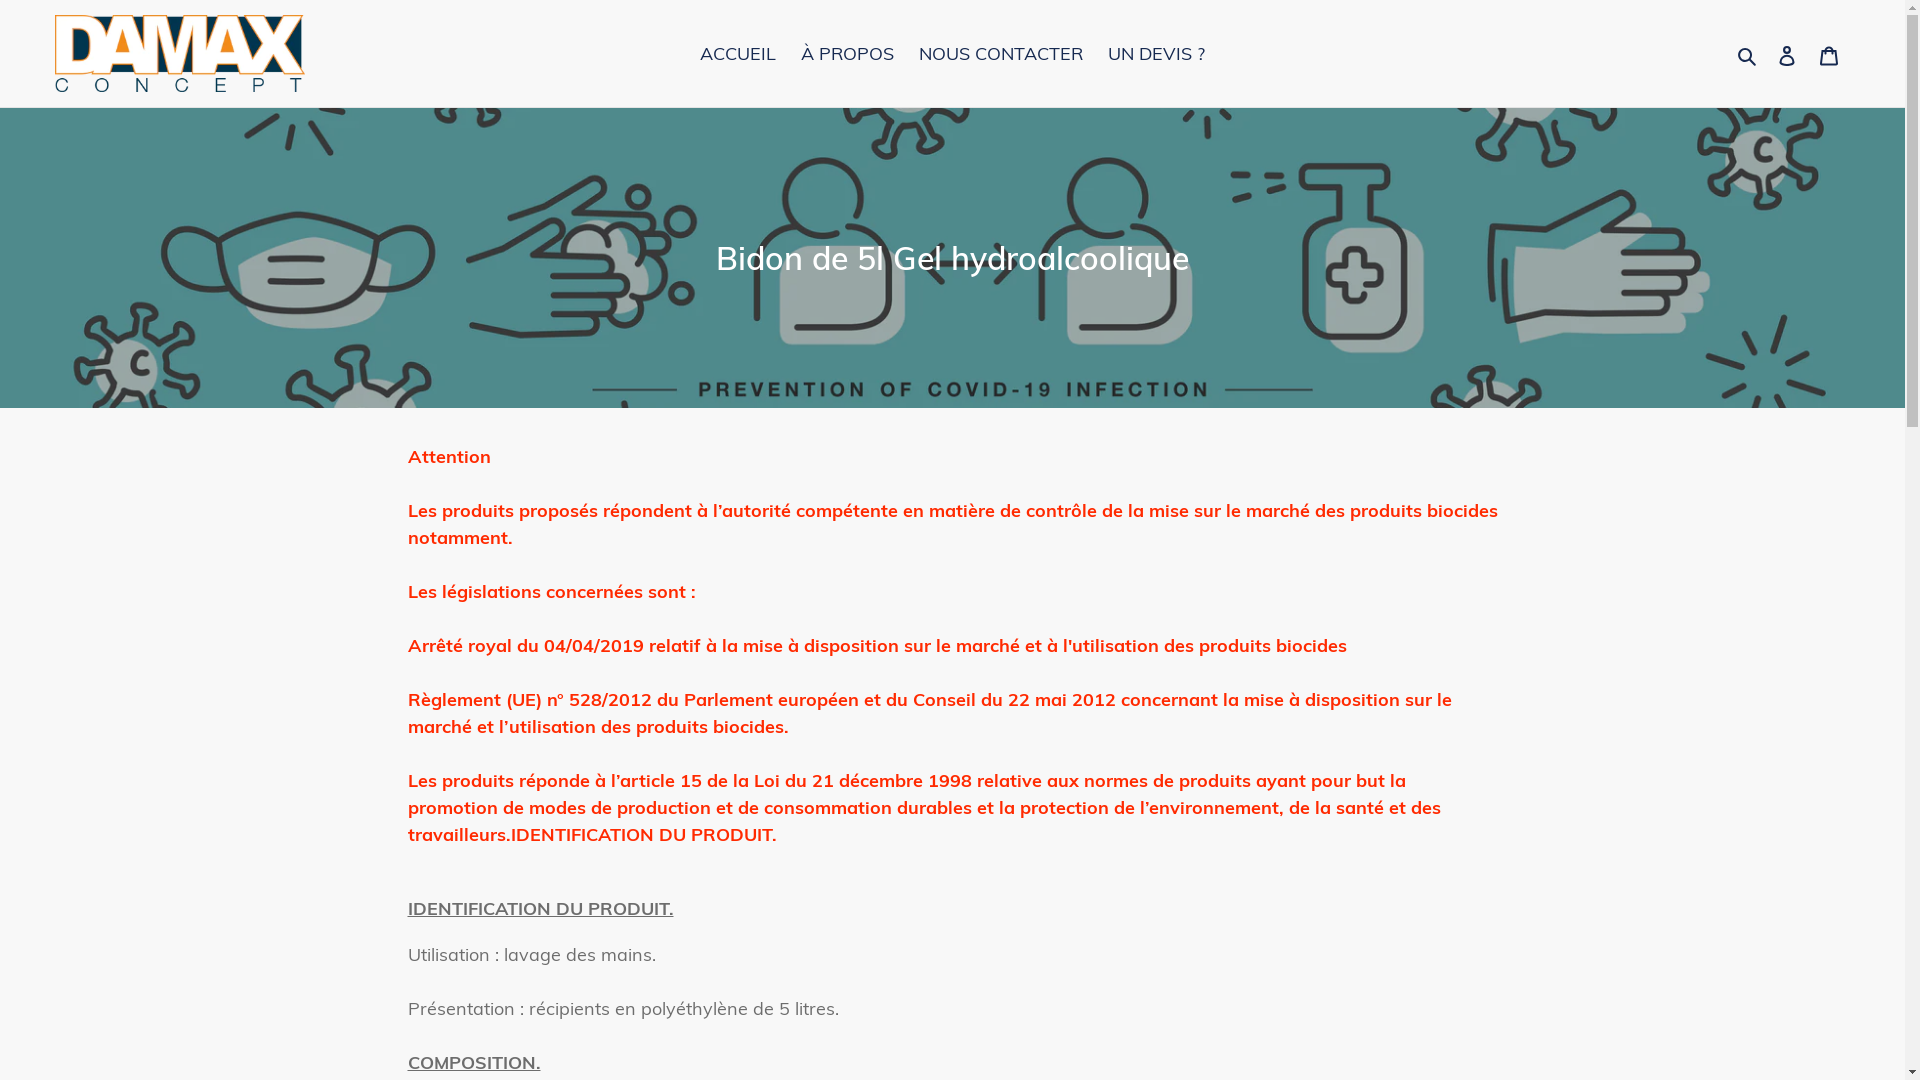  I want to click on 'Panier', so click(1828, 52).